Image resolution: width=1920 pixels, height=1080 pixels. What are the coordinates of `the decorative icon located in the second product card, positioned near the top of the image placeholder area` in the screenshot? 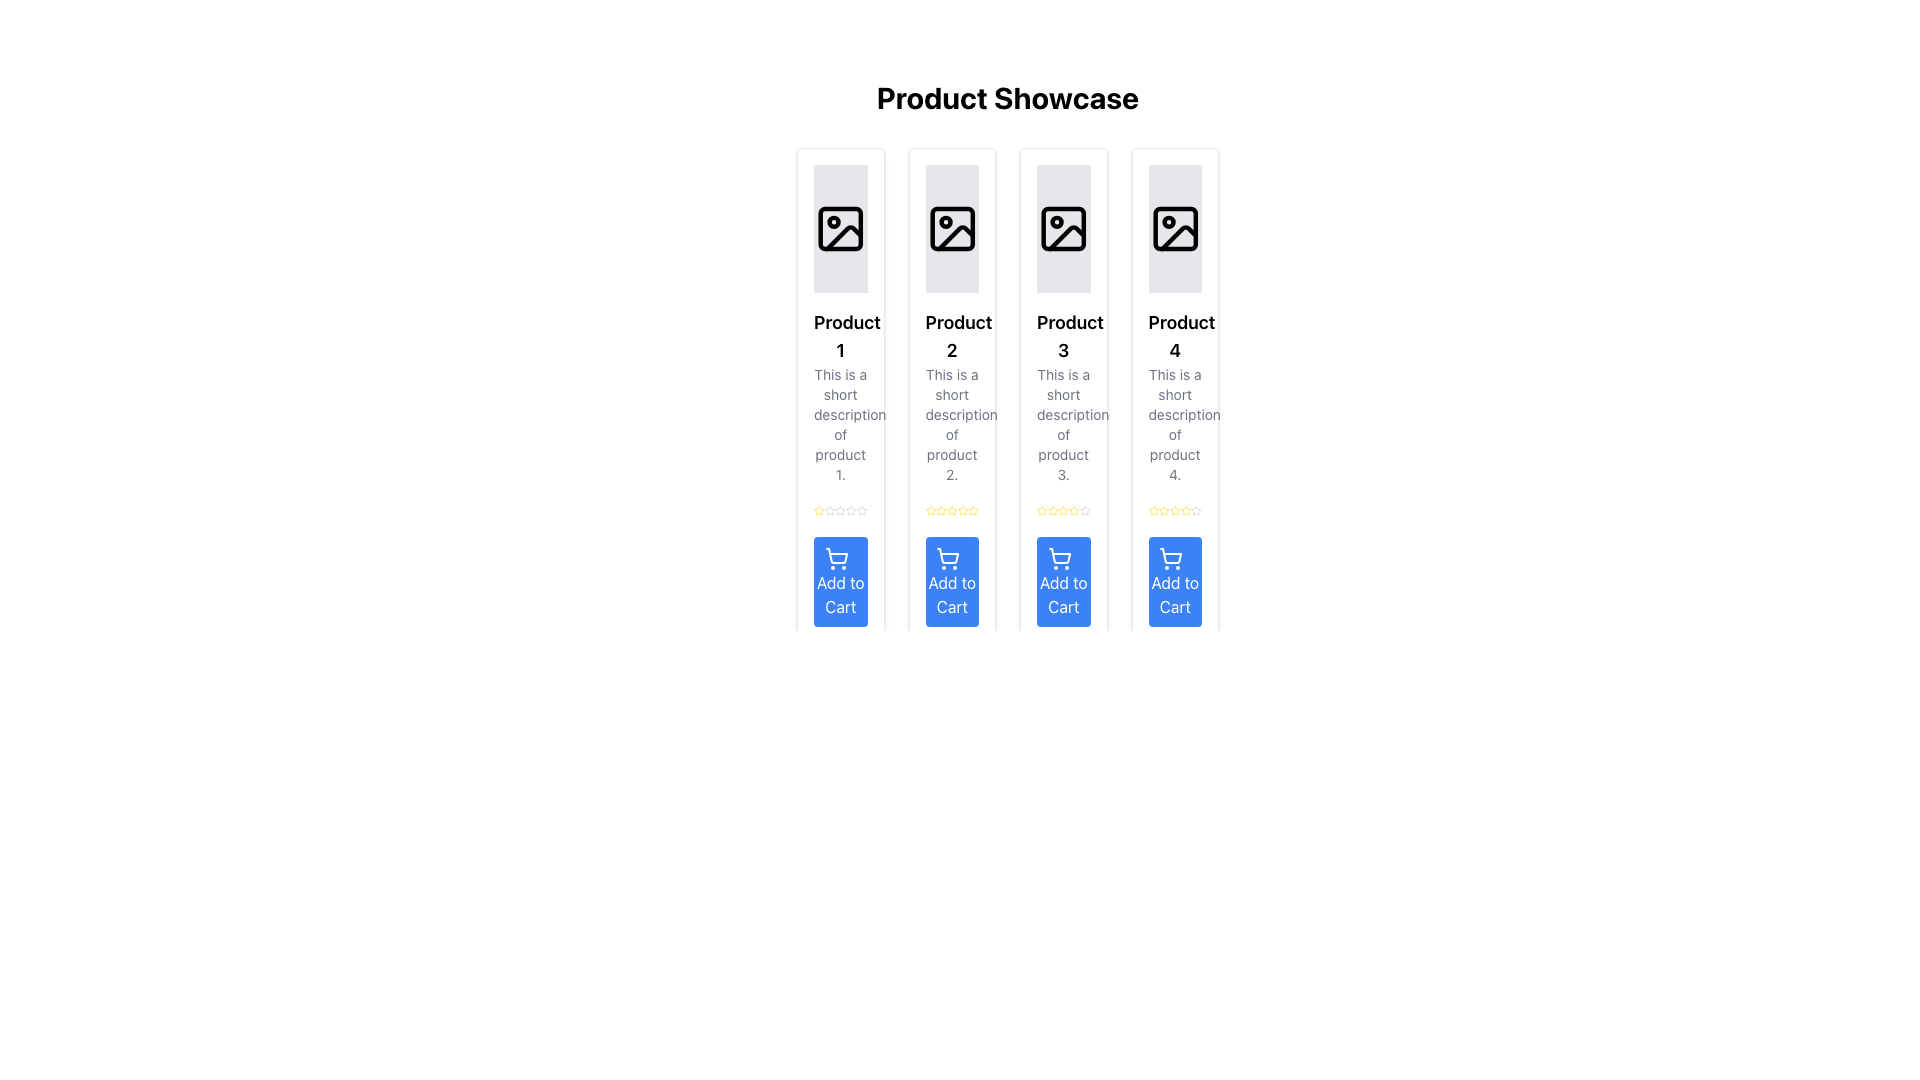 It's located at (944, 222).